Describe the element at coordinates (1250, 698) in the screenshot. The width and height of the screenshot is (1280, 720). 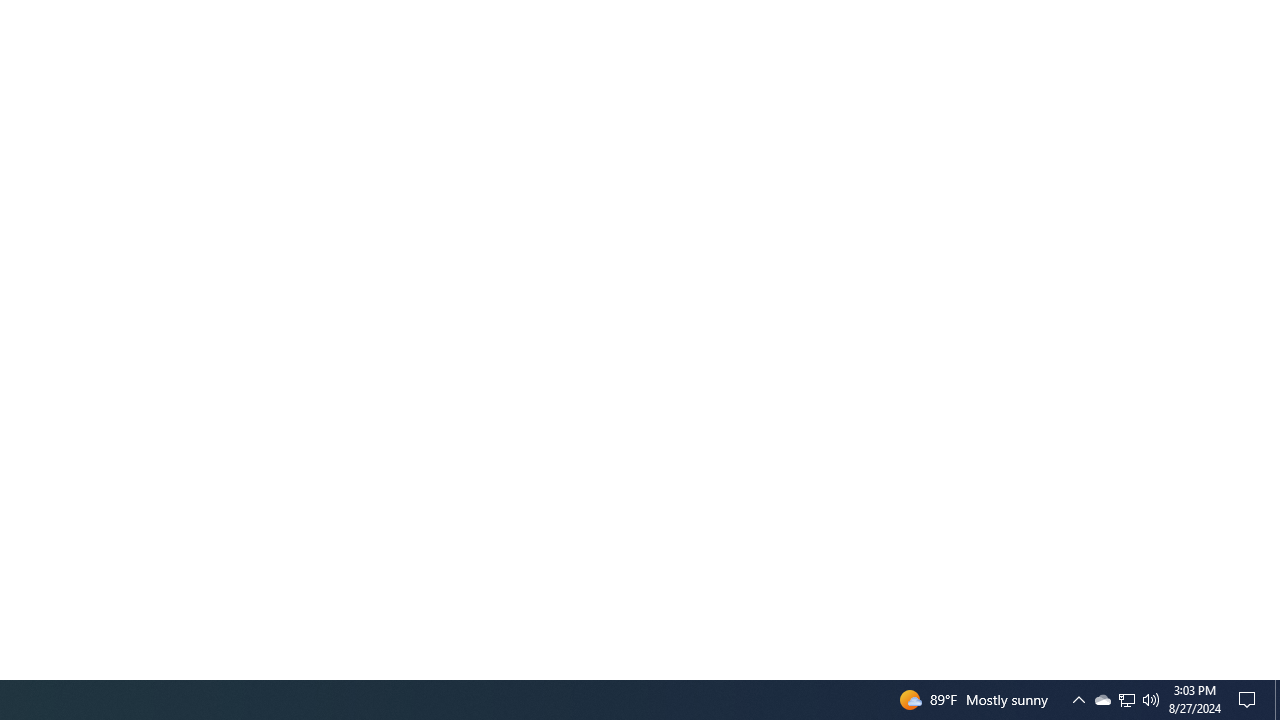
I see `'Action Center, No new notifications'` at that location.